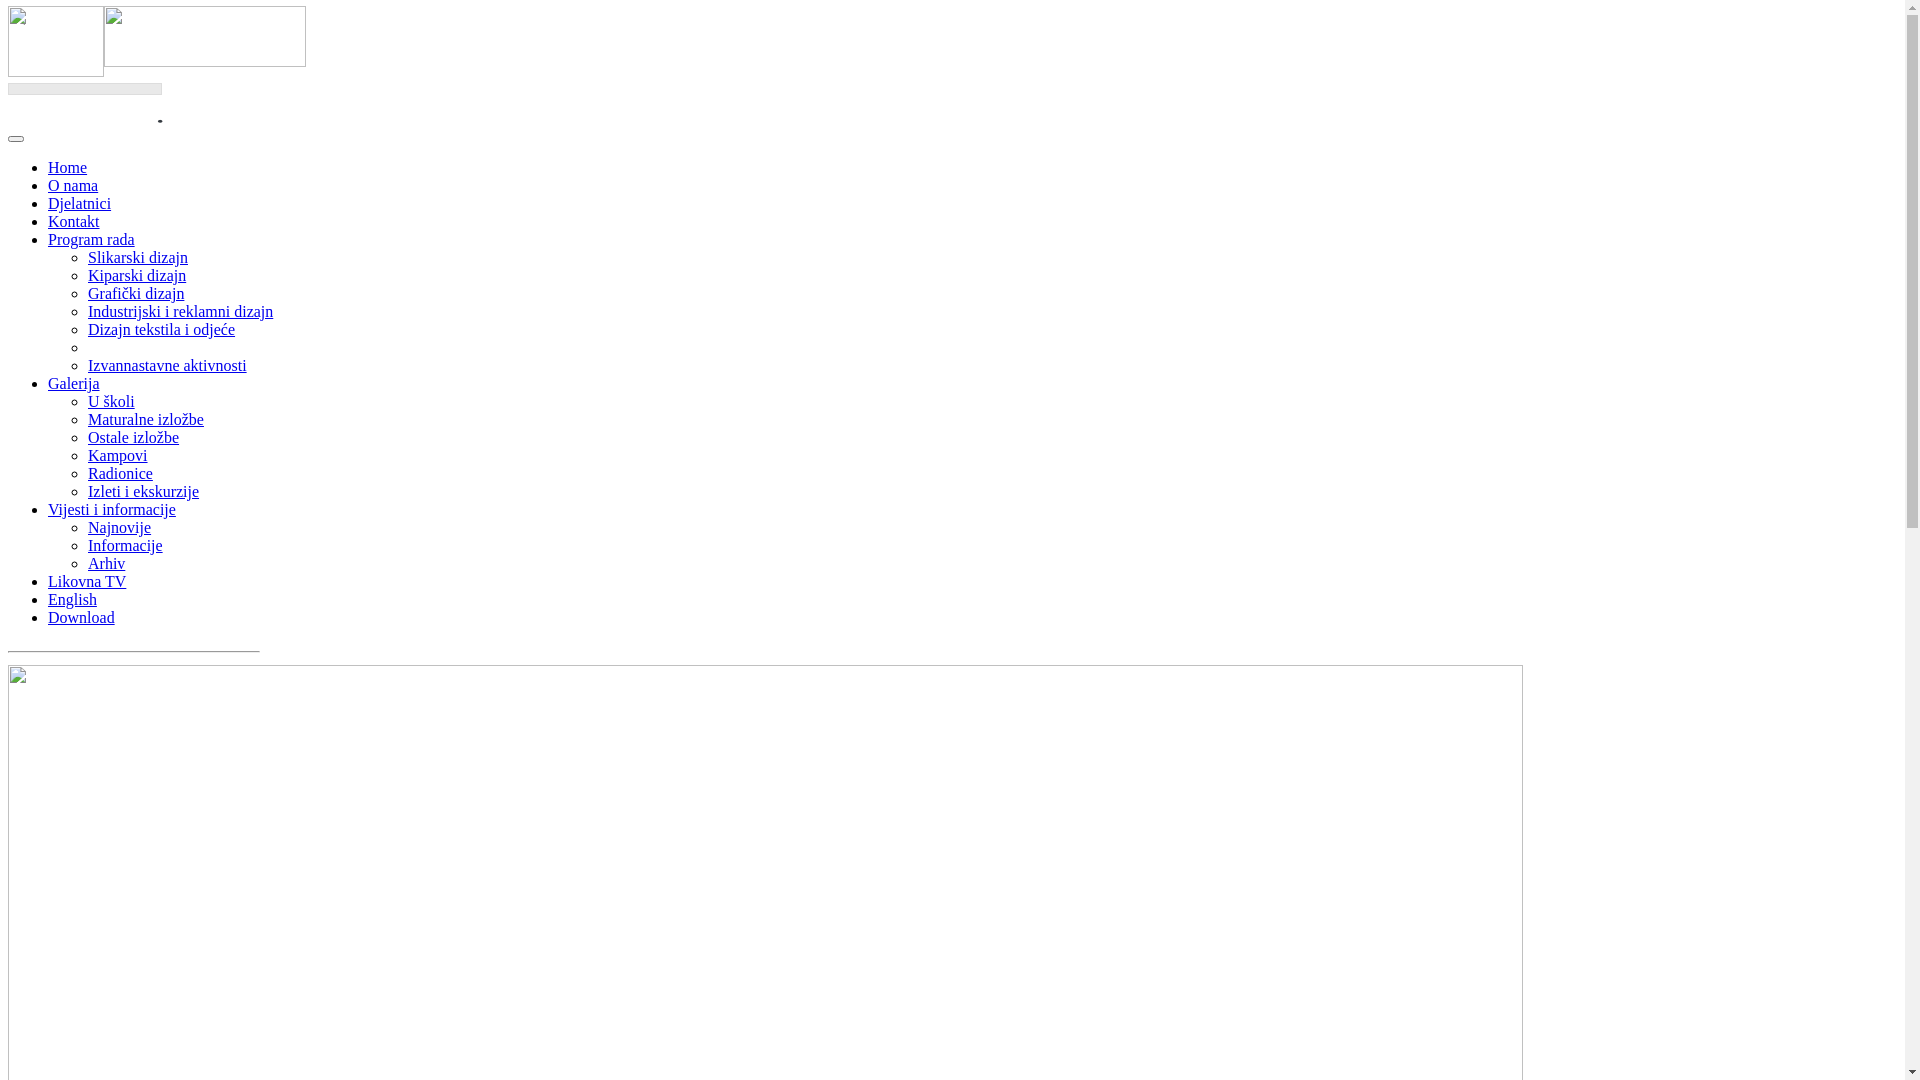  What do you see at coordinates (142, 491) in the screenshot?
I see `'Izleti i ekskurzije'` at bounding box center [142, 491].